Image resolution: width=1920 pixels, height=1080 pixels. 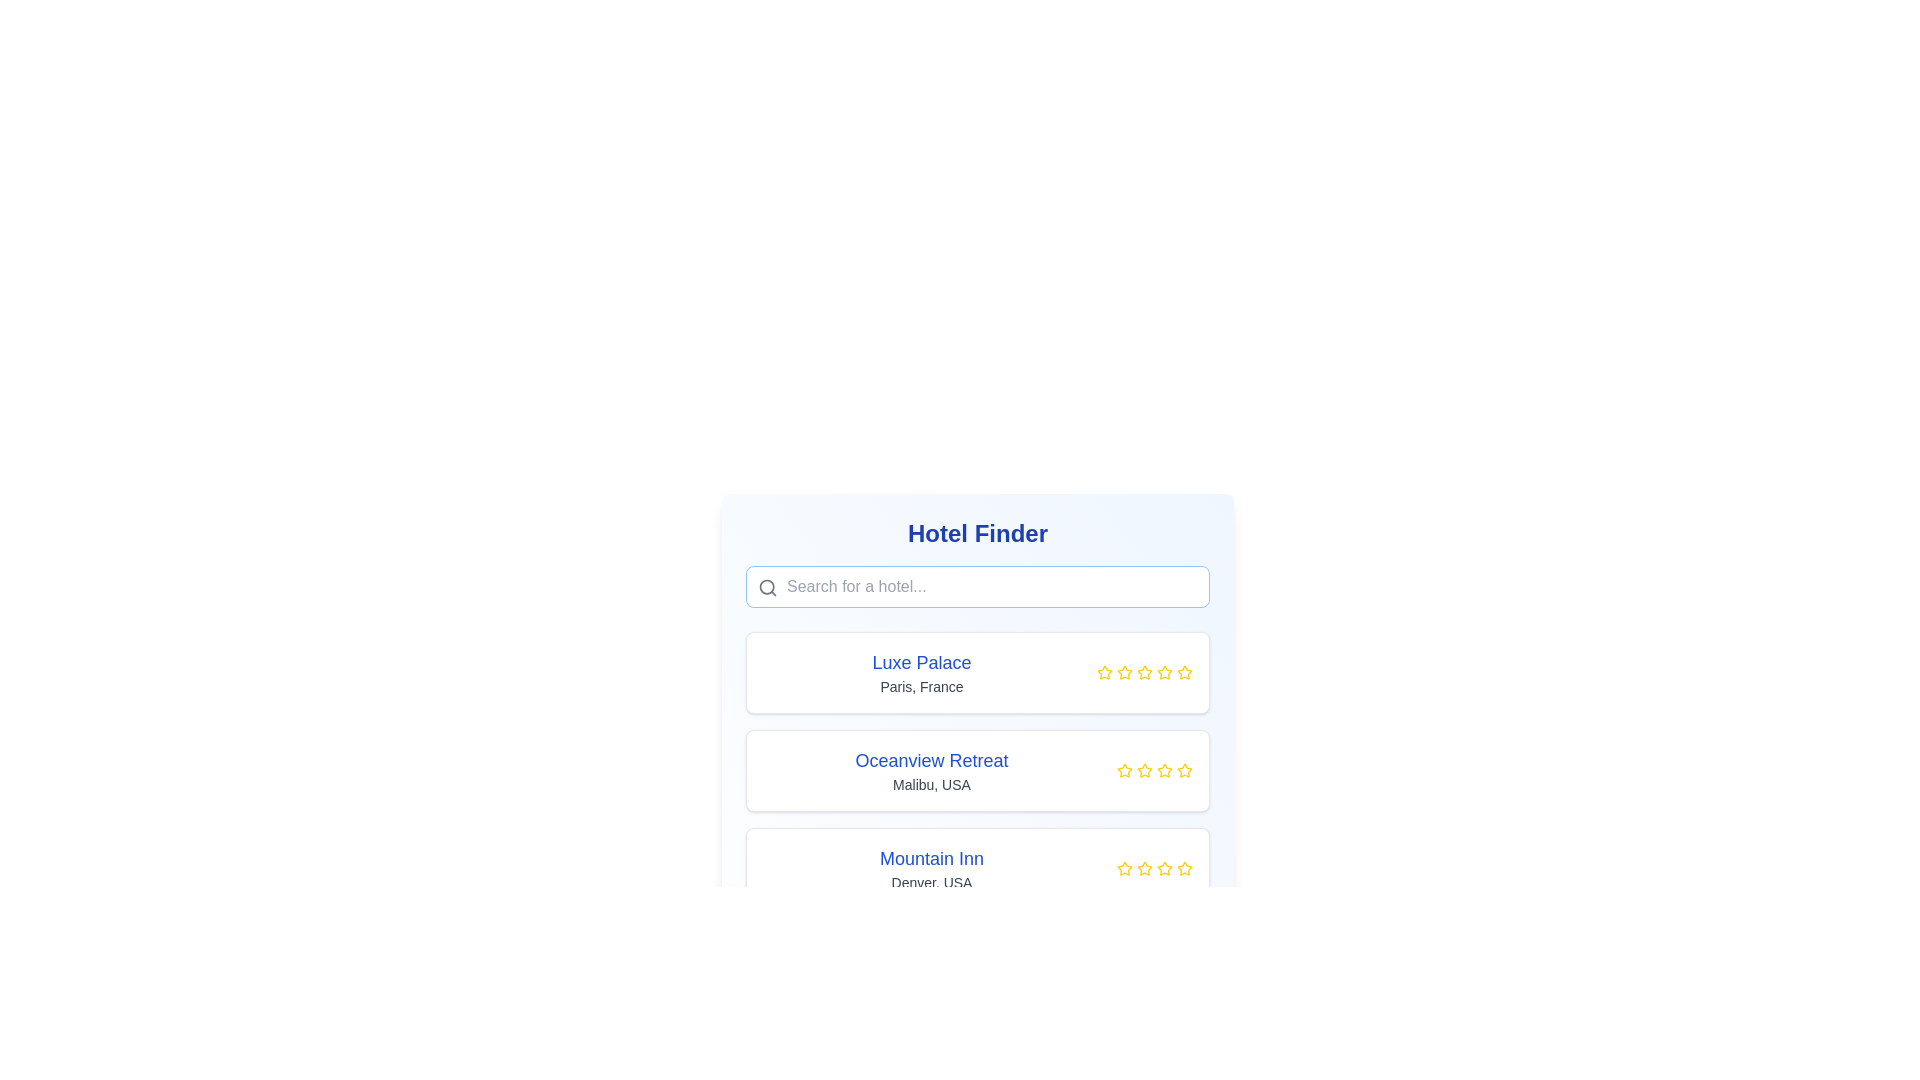 What do you see at coordinates (1145, 867) in the screenshot?
I see `the second star in the star rating component for the 'Mountain Inn' hotel entry` at bounding box center [1145, 867].